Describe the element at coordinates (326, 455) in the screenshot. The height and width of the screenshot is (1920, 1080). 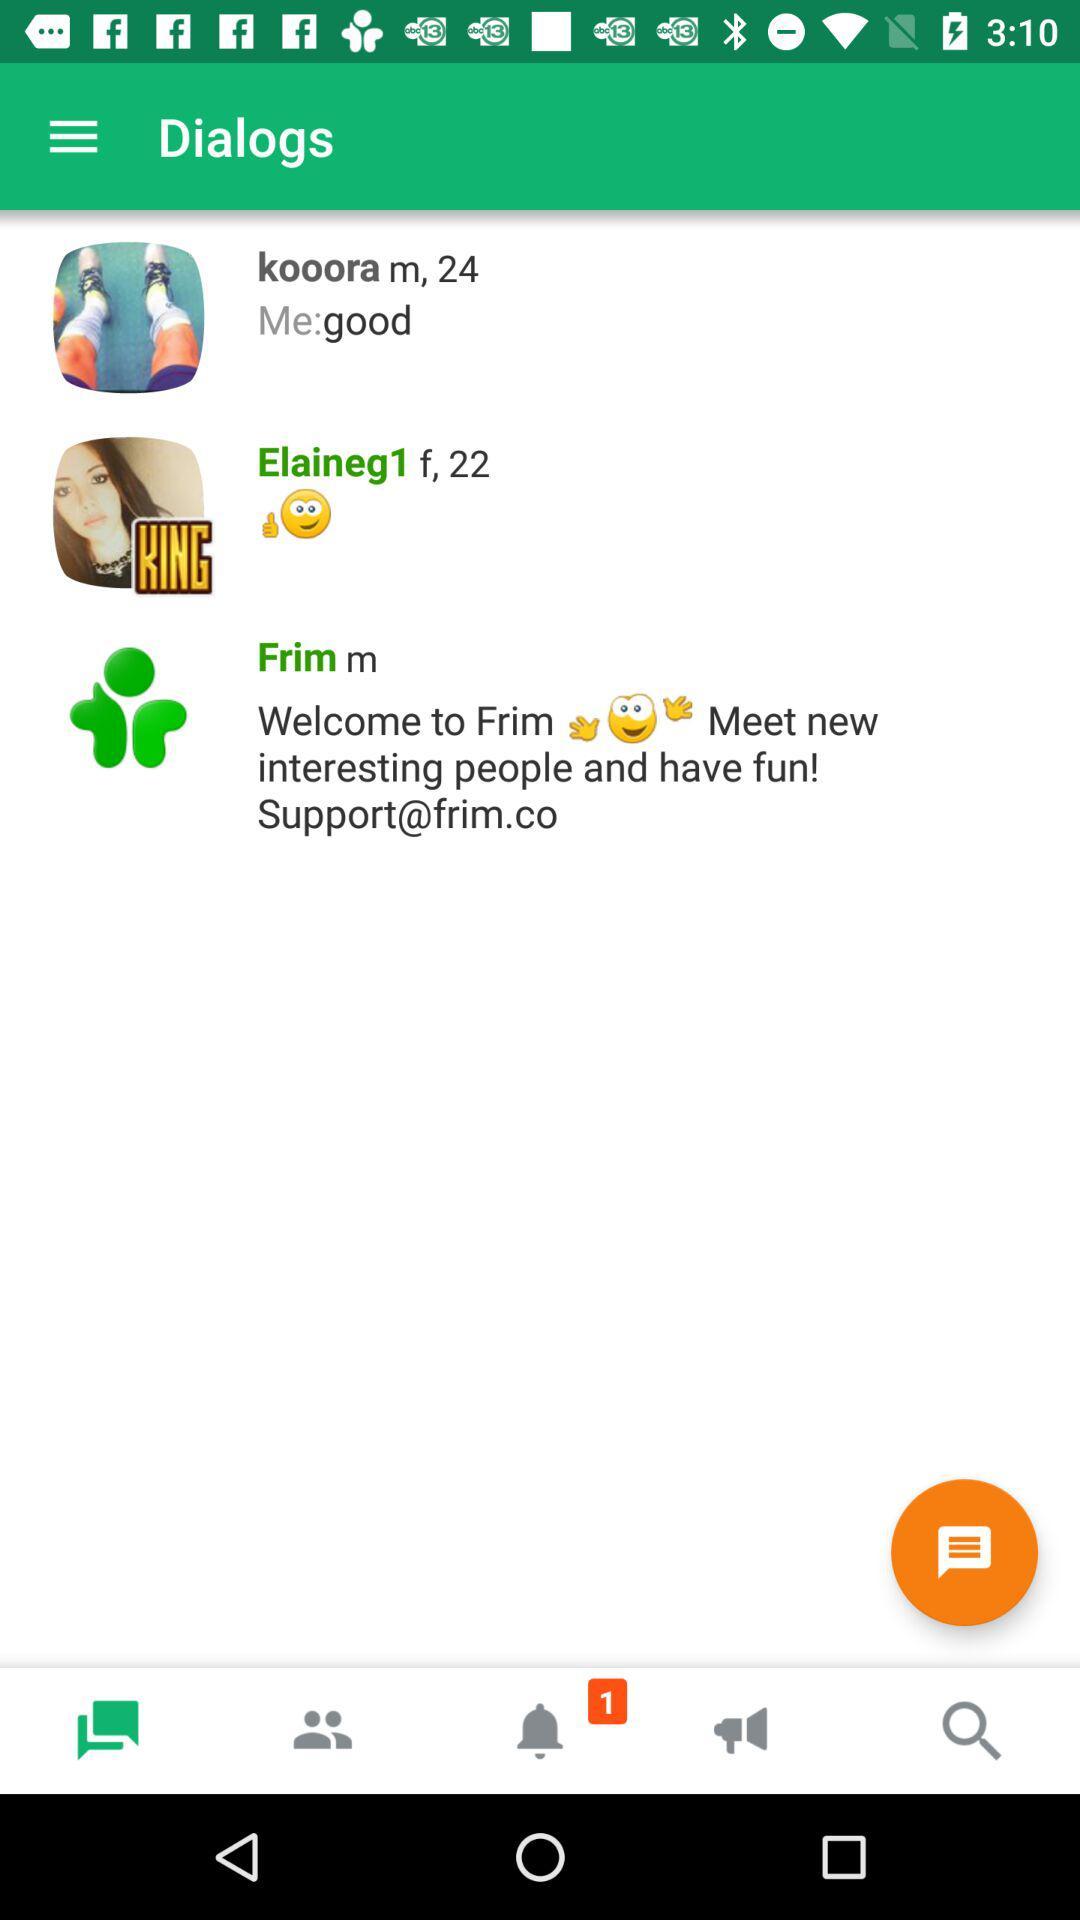
I see `the item to the left of f, 22` at that location.